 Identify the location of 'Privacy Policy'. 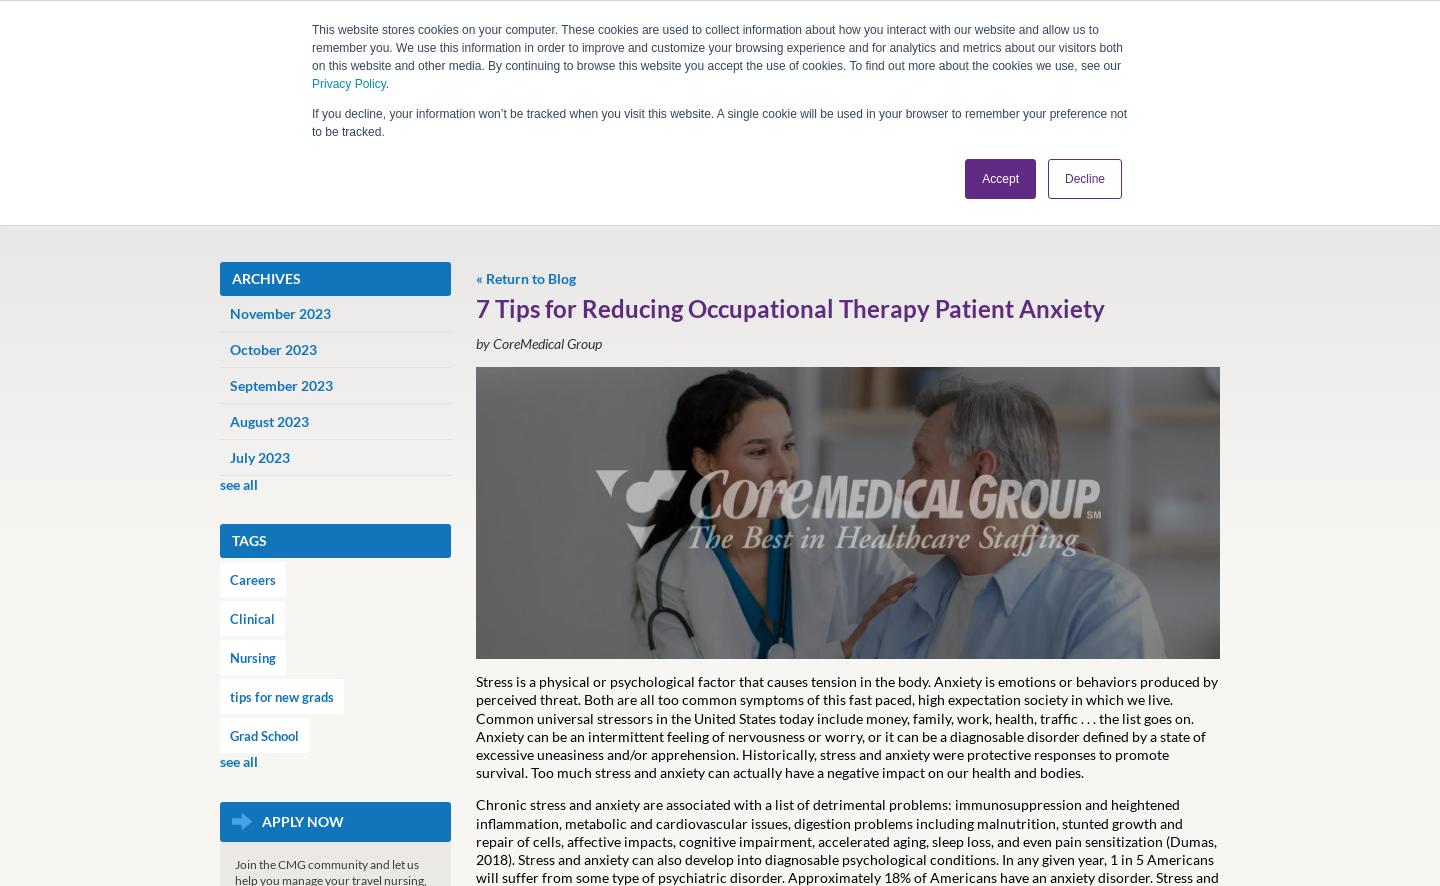
(348, 82).